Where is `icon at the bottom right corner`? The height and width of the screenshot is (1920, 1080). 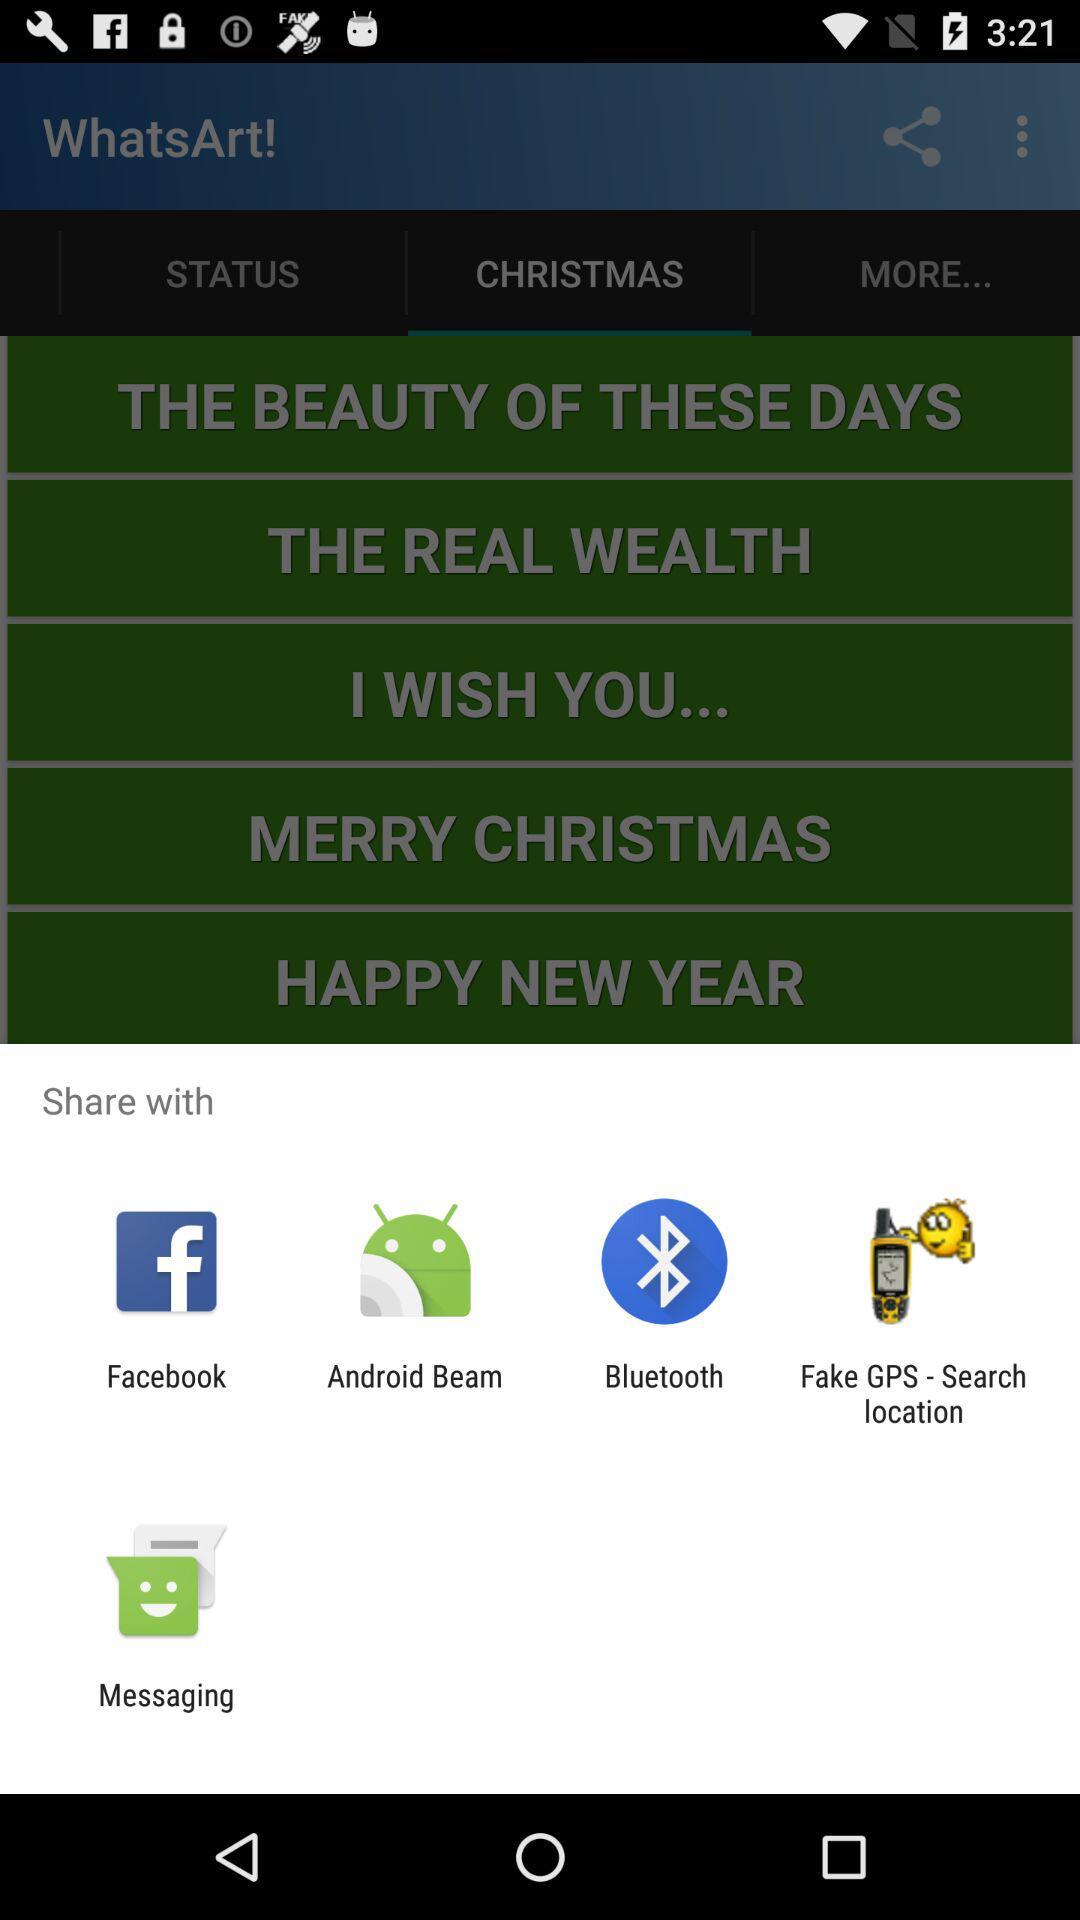
icon at the bottom right corner is located at coordinates (913, 1392).